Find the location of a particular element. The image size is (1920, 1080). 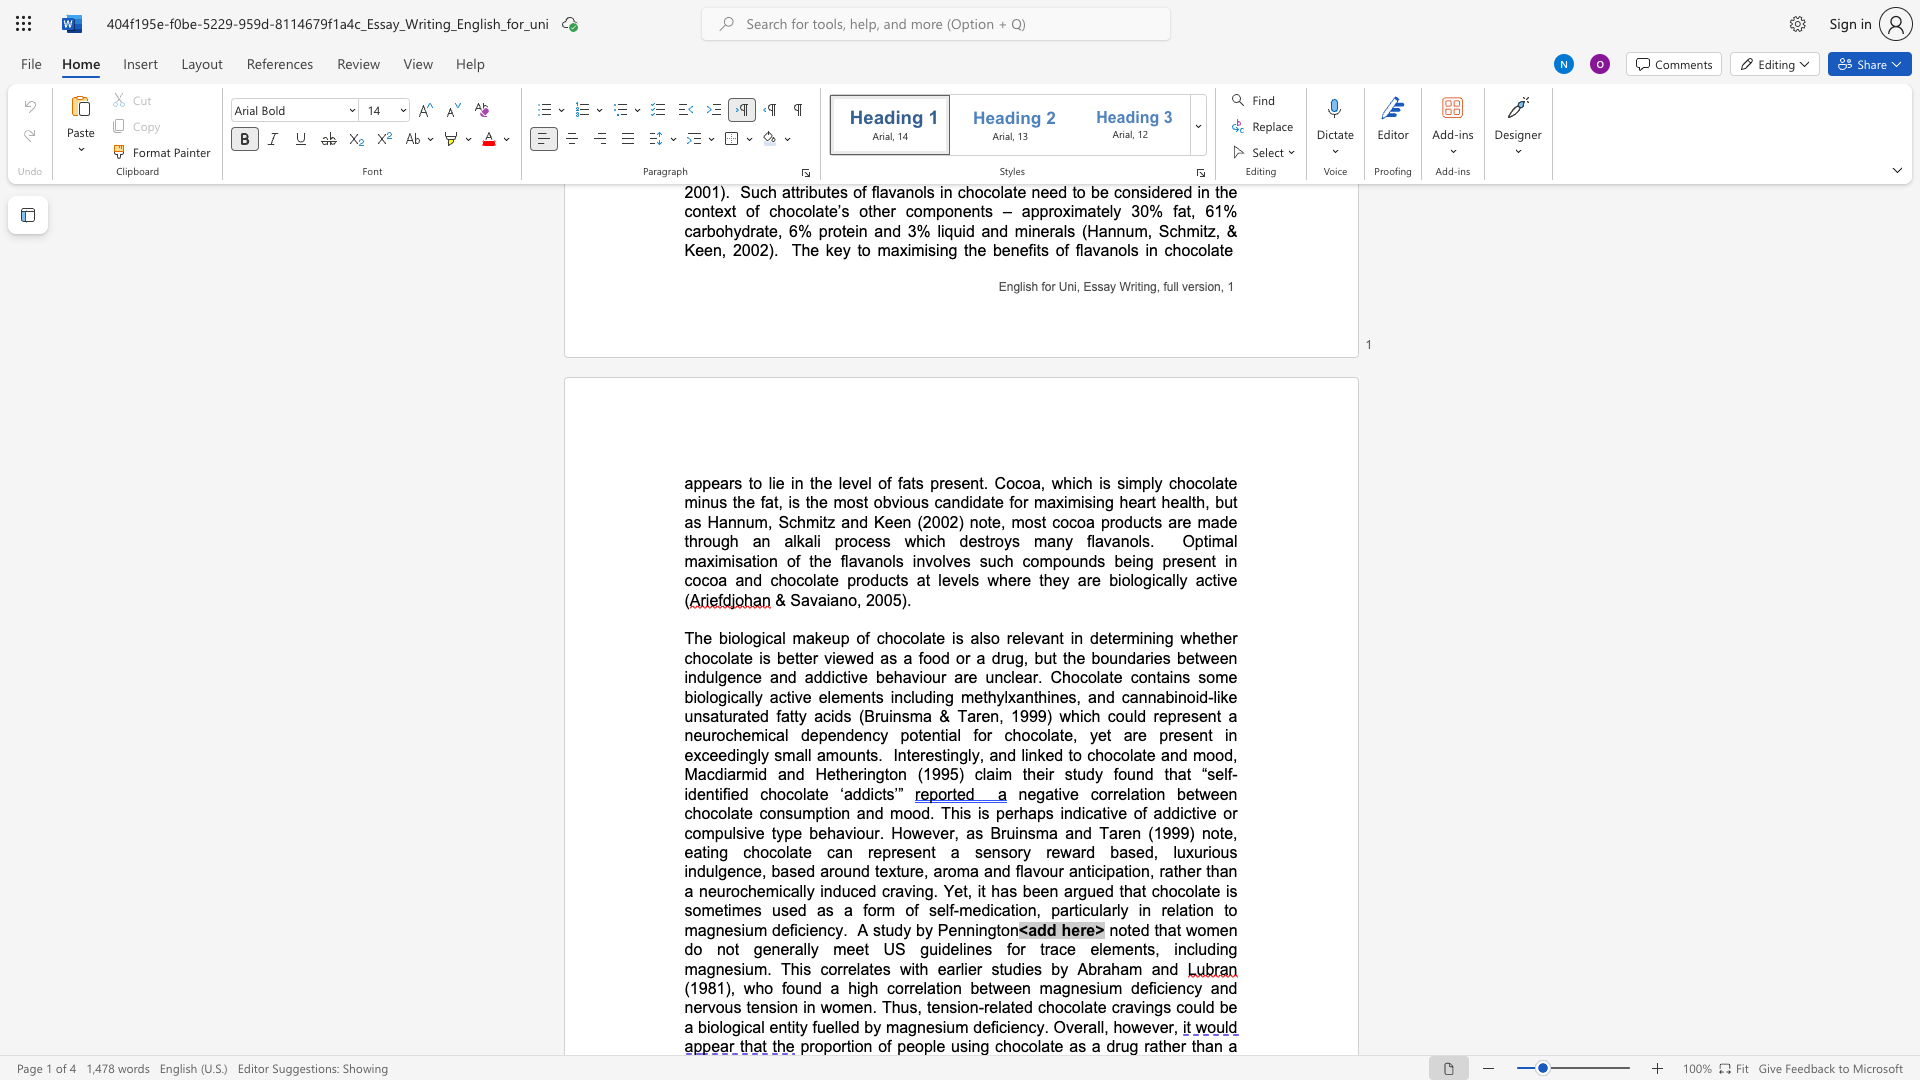

the subset text "esent in exceedingly s" within the text "a neurochemical dependency potential for chocolate, yet are present in exceedingly small amounts" is located at coordinates (1173, 736).